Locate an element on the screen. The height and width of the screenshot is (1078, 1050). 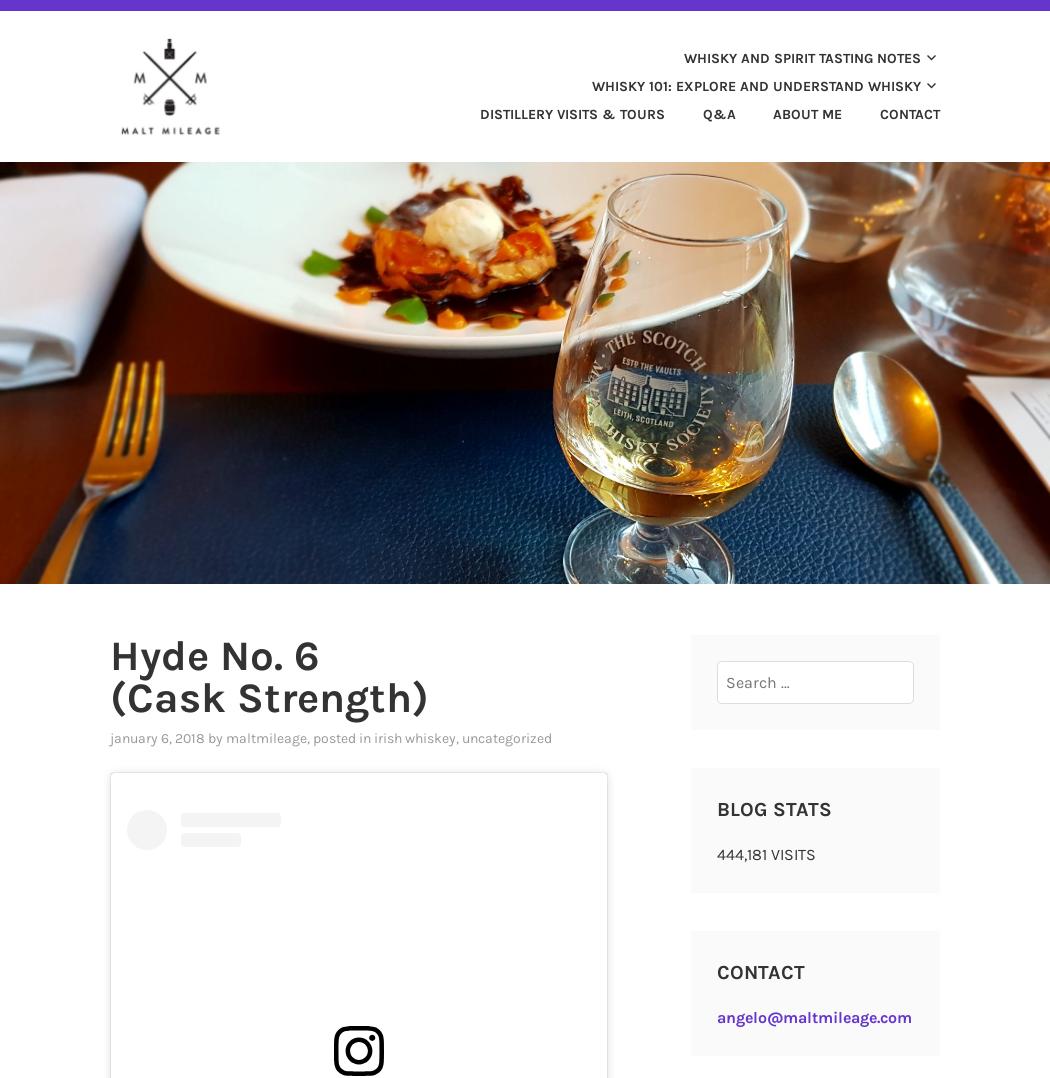
'Distillery visits & tours' is located at coordinates (571, 112).